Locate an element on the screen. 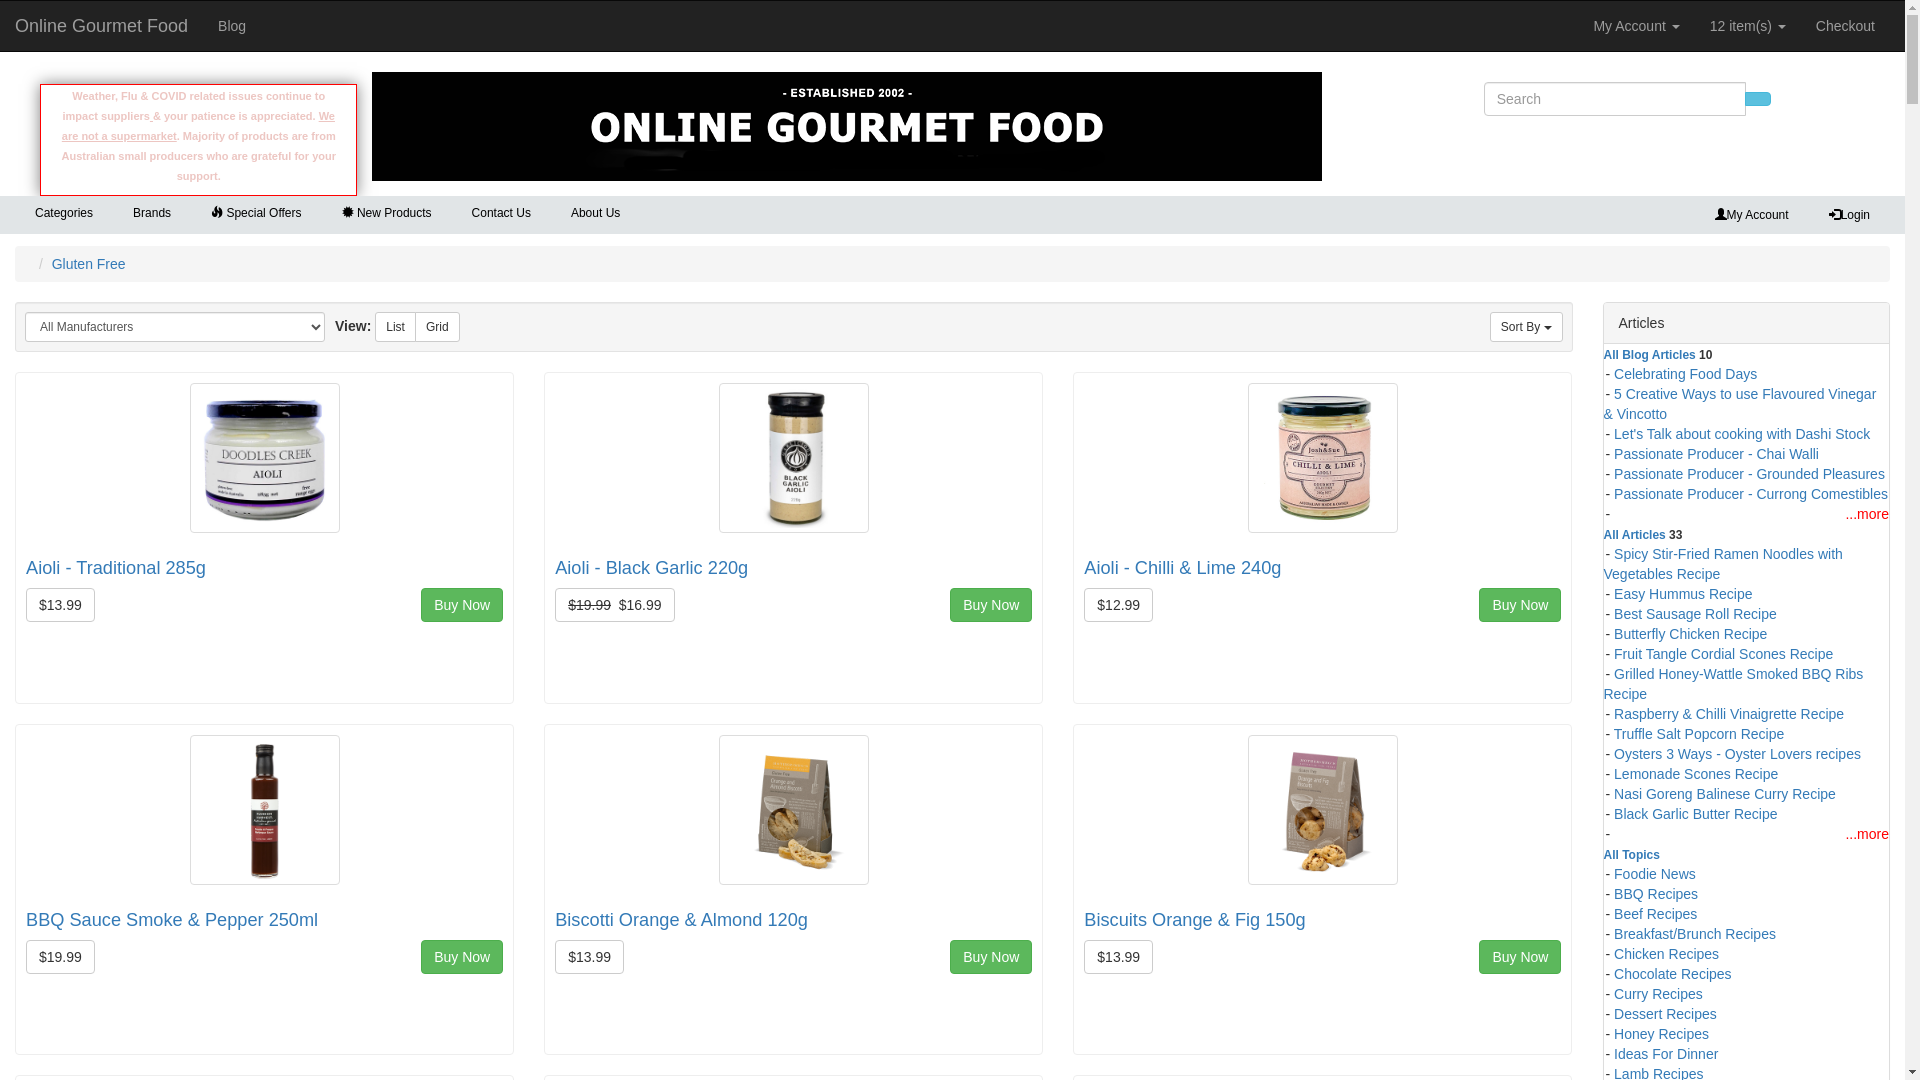  '$19.99  $16.99' is located at coordinates (555, 604).